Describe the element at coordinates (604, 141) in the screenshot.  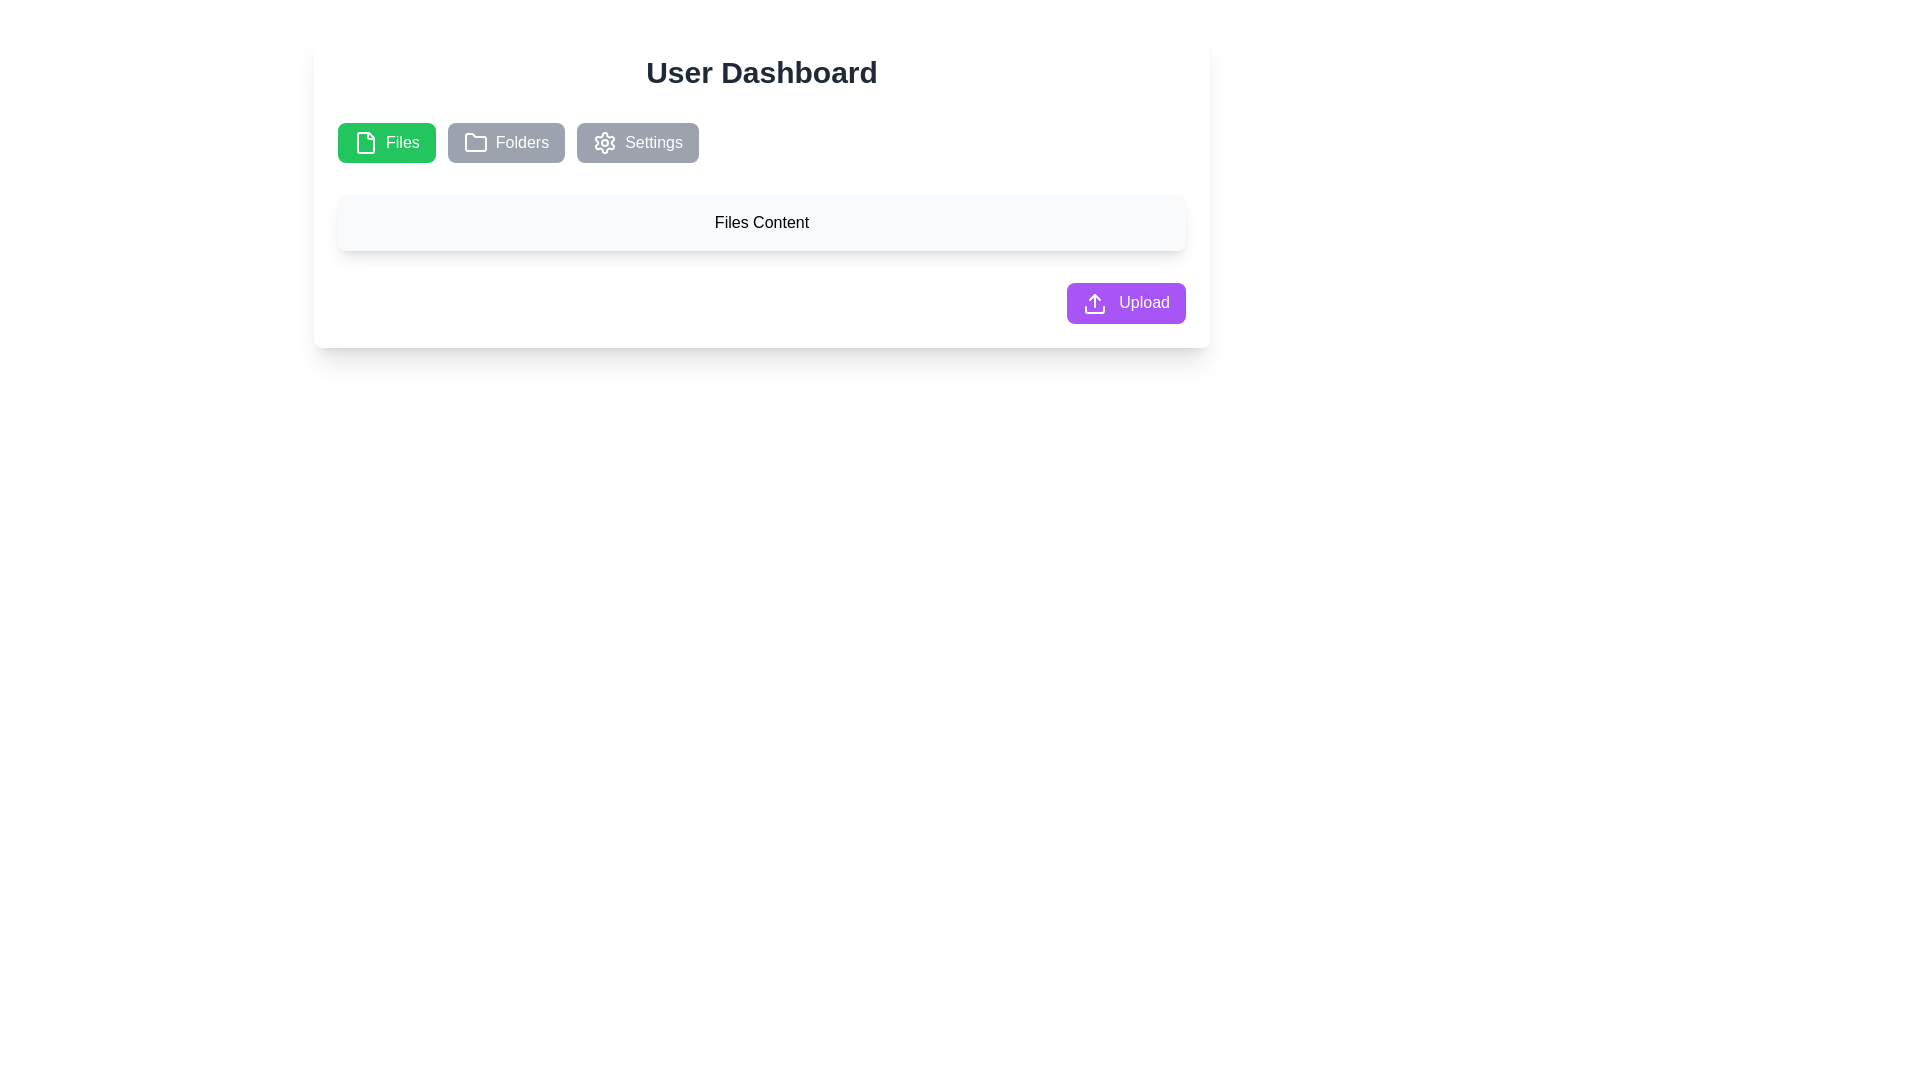
I see `the 'Settings' button, which is represented by a gear icon located at the top center of the dashboard, below the 'User Dashboard' heading` at that location.